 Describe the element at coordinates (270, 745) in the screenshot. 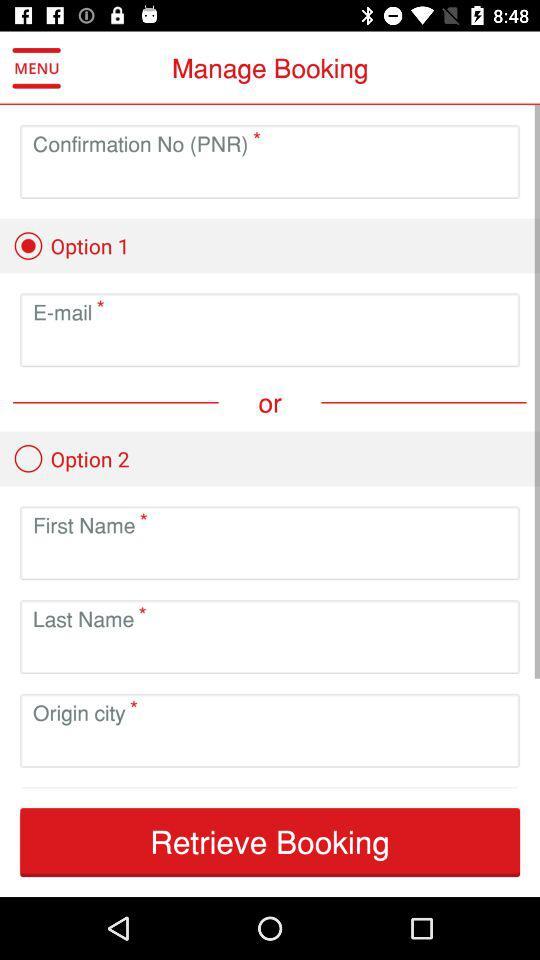

I see `input city` at that location.